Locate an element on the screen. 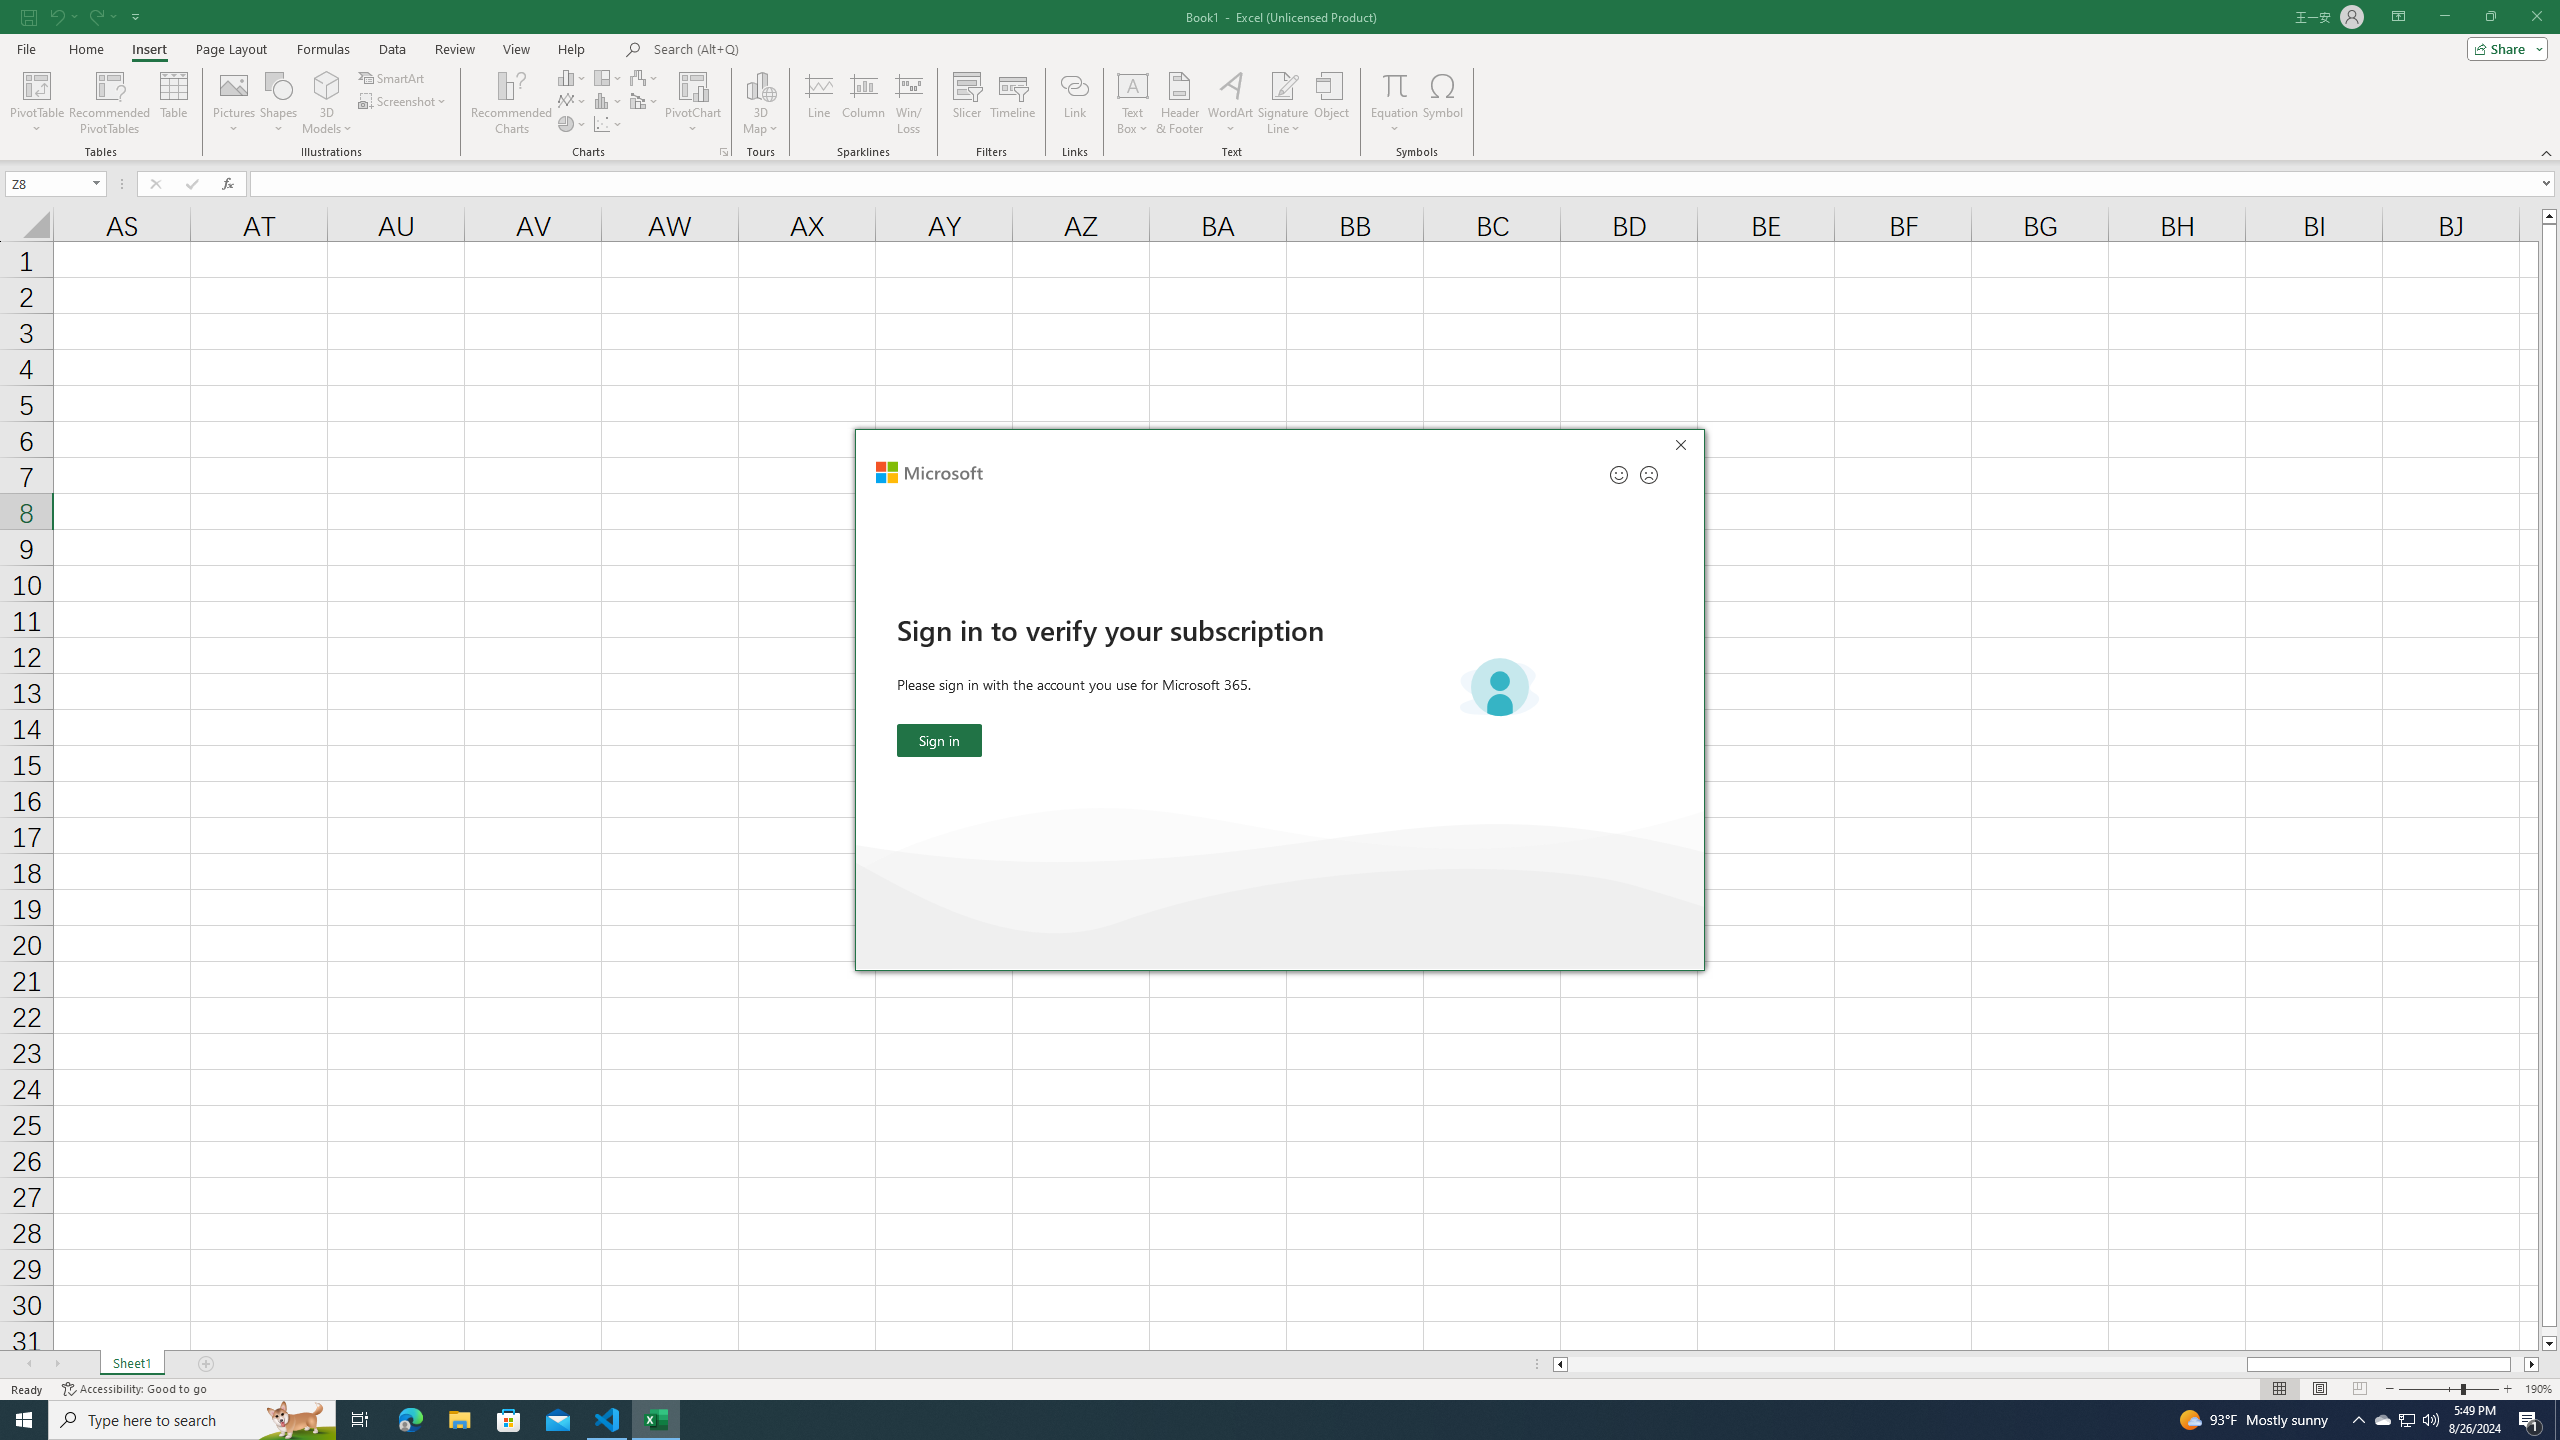  'Table' is located at coordinates (174, 103).